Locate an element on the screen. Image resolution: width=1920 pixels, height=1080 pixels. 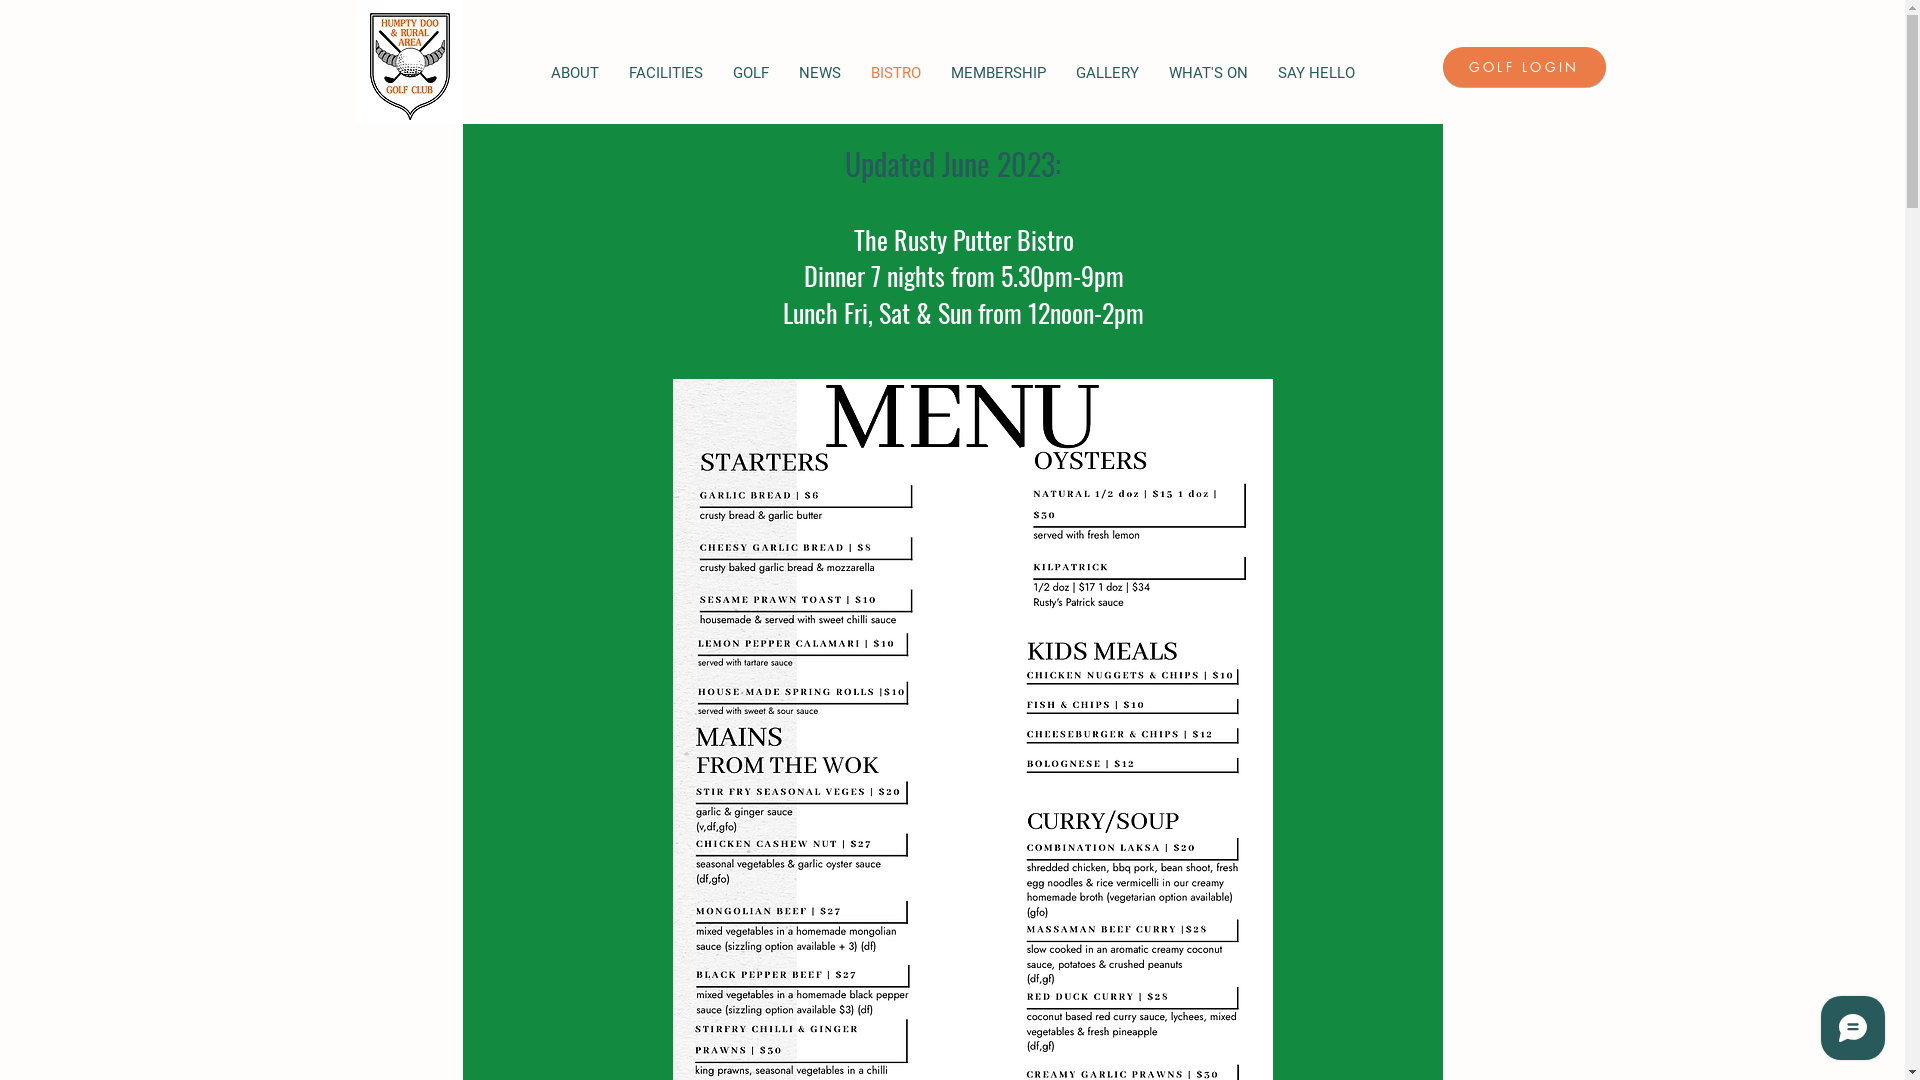
'ABOUT' is located at coordinates (574, 72).